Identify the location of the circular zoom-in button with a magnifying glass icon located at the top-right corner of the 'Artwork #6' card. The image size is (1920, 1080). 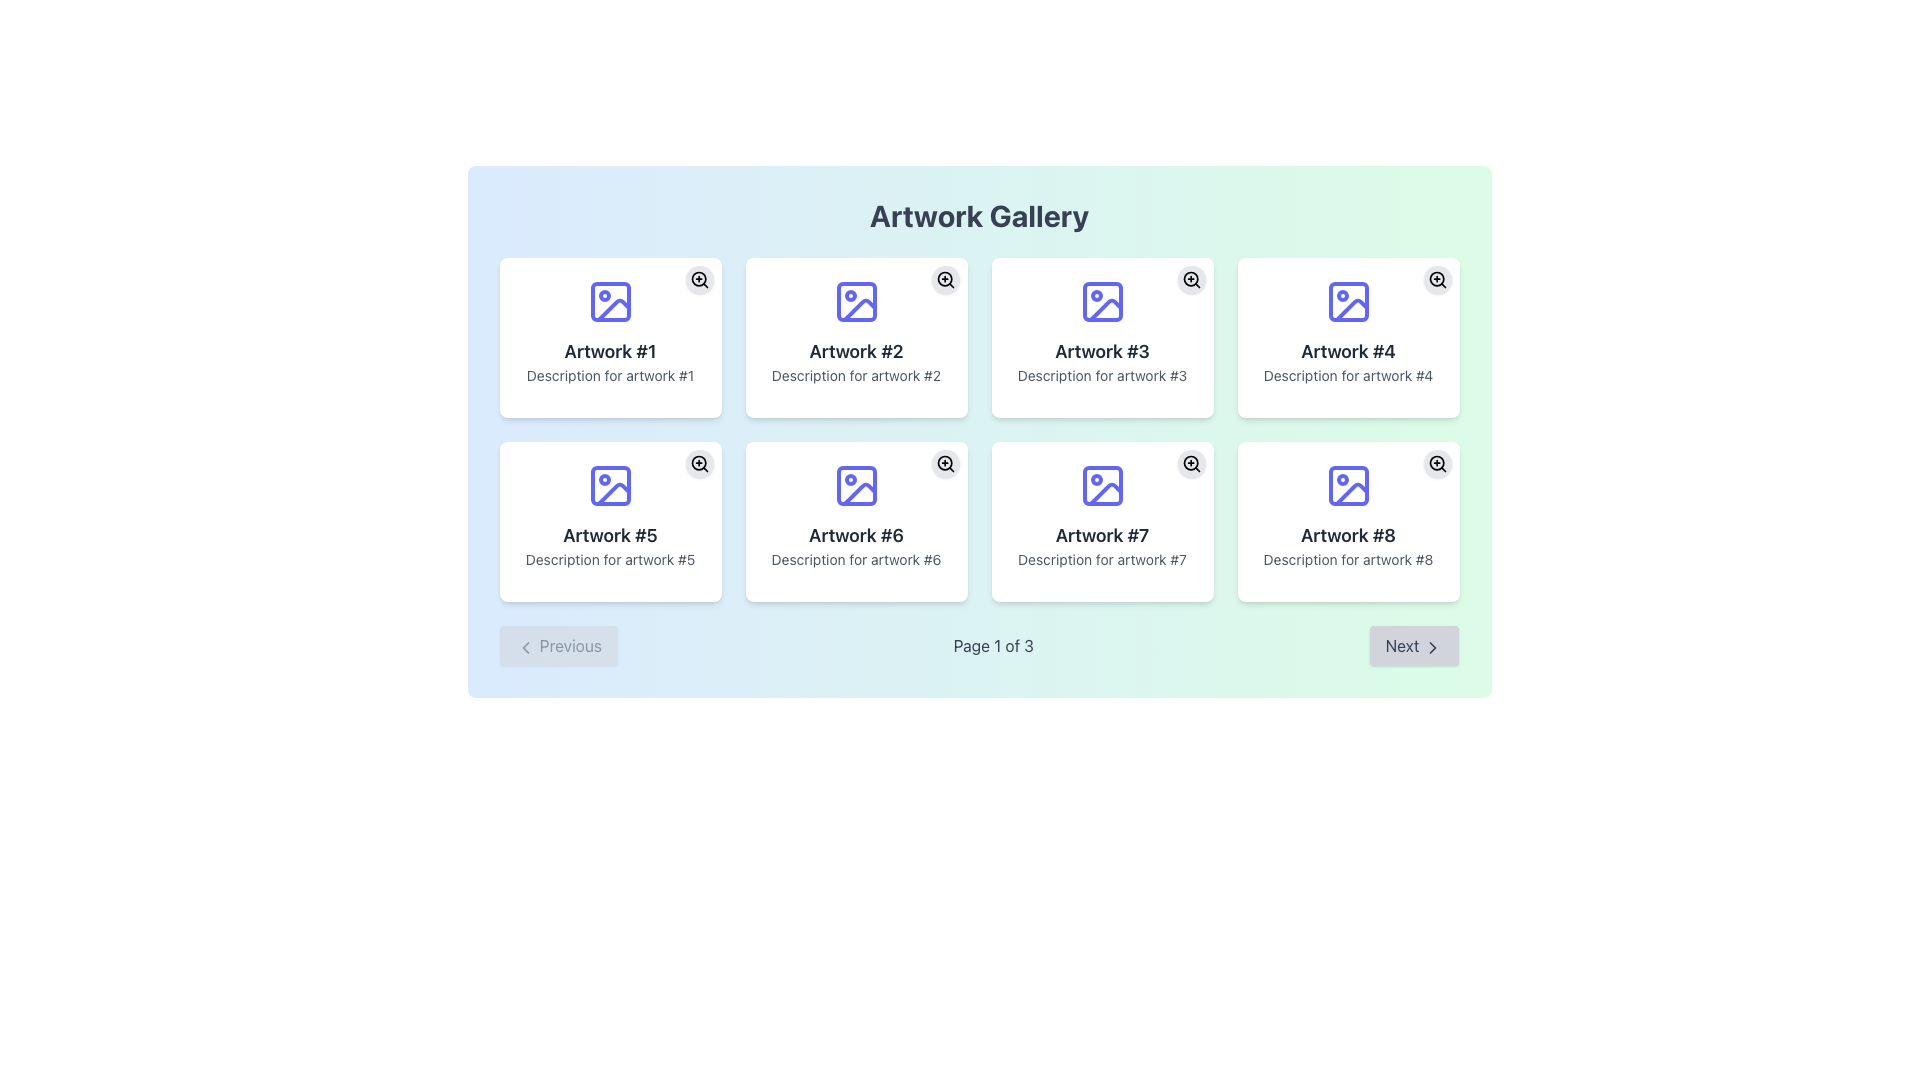
(944, 463).